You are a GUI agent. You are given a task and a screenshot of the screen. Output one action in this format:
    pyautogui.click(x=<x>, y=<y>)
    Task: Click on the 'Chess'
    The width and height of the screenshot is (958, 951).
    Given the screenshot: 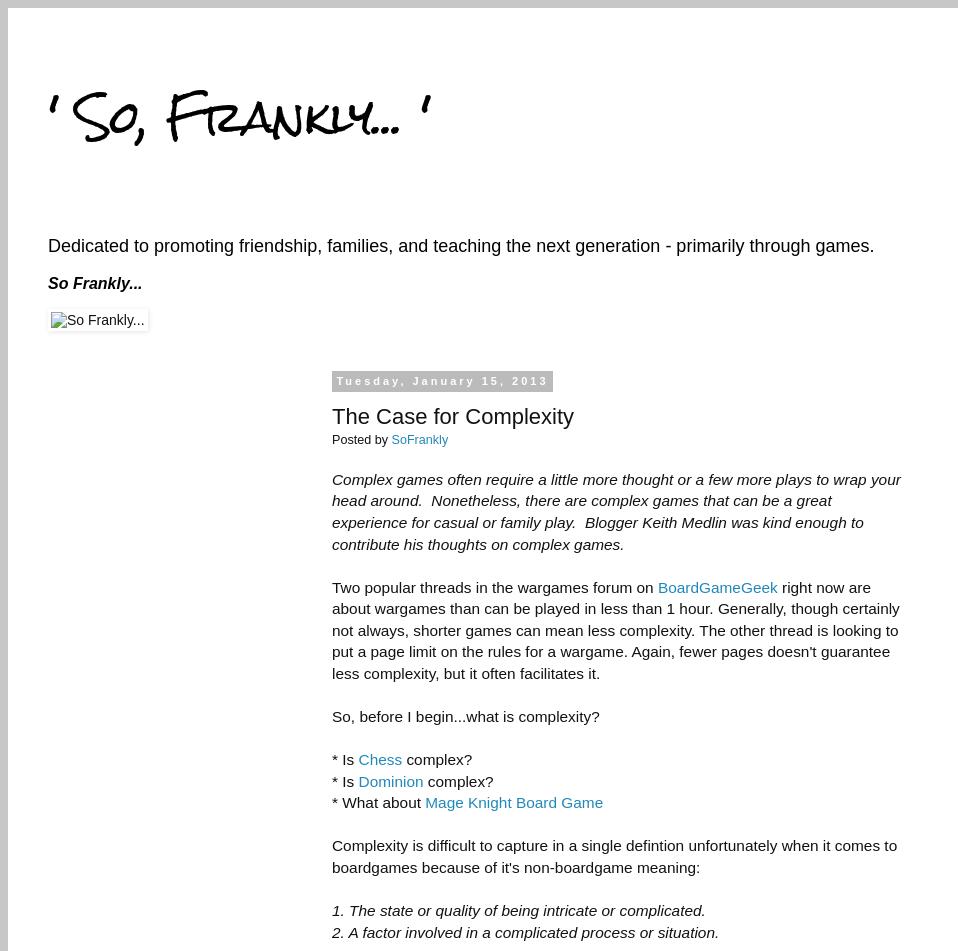 What is the action you would take?
    pyautogui.click(x=379, y=758)
    